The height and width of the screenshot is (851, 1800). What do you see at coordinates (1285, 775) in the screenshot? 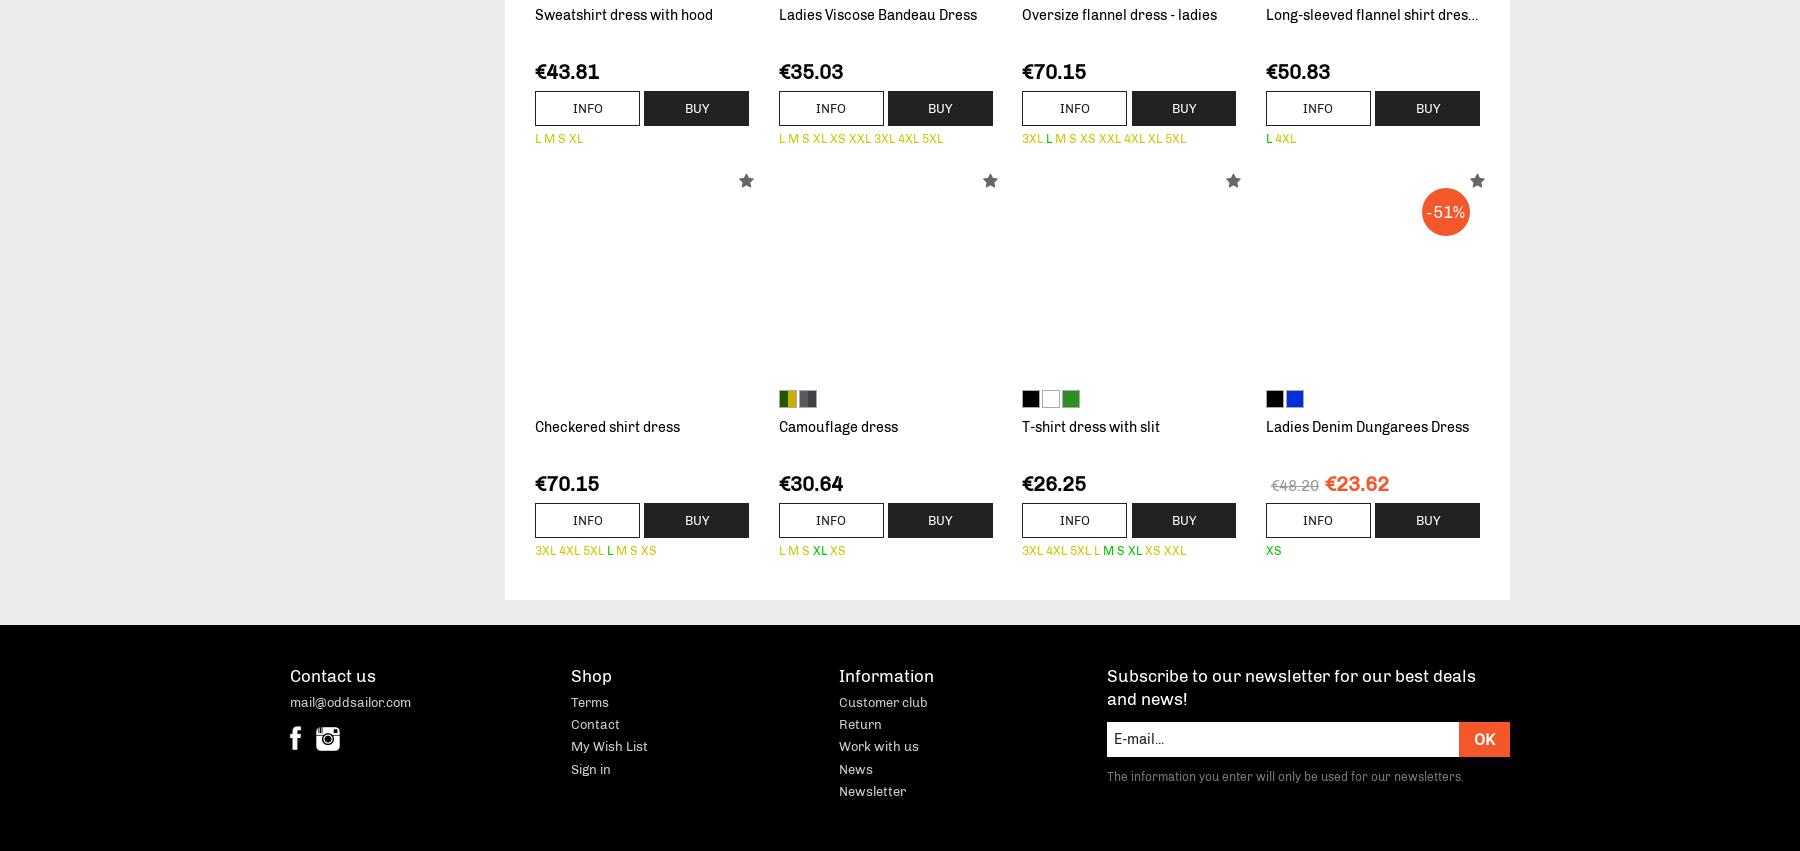
I see `'The information you enter will only be used for our newsletters.'` at bounding box center [1285, 775].